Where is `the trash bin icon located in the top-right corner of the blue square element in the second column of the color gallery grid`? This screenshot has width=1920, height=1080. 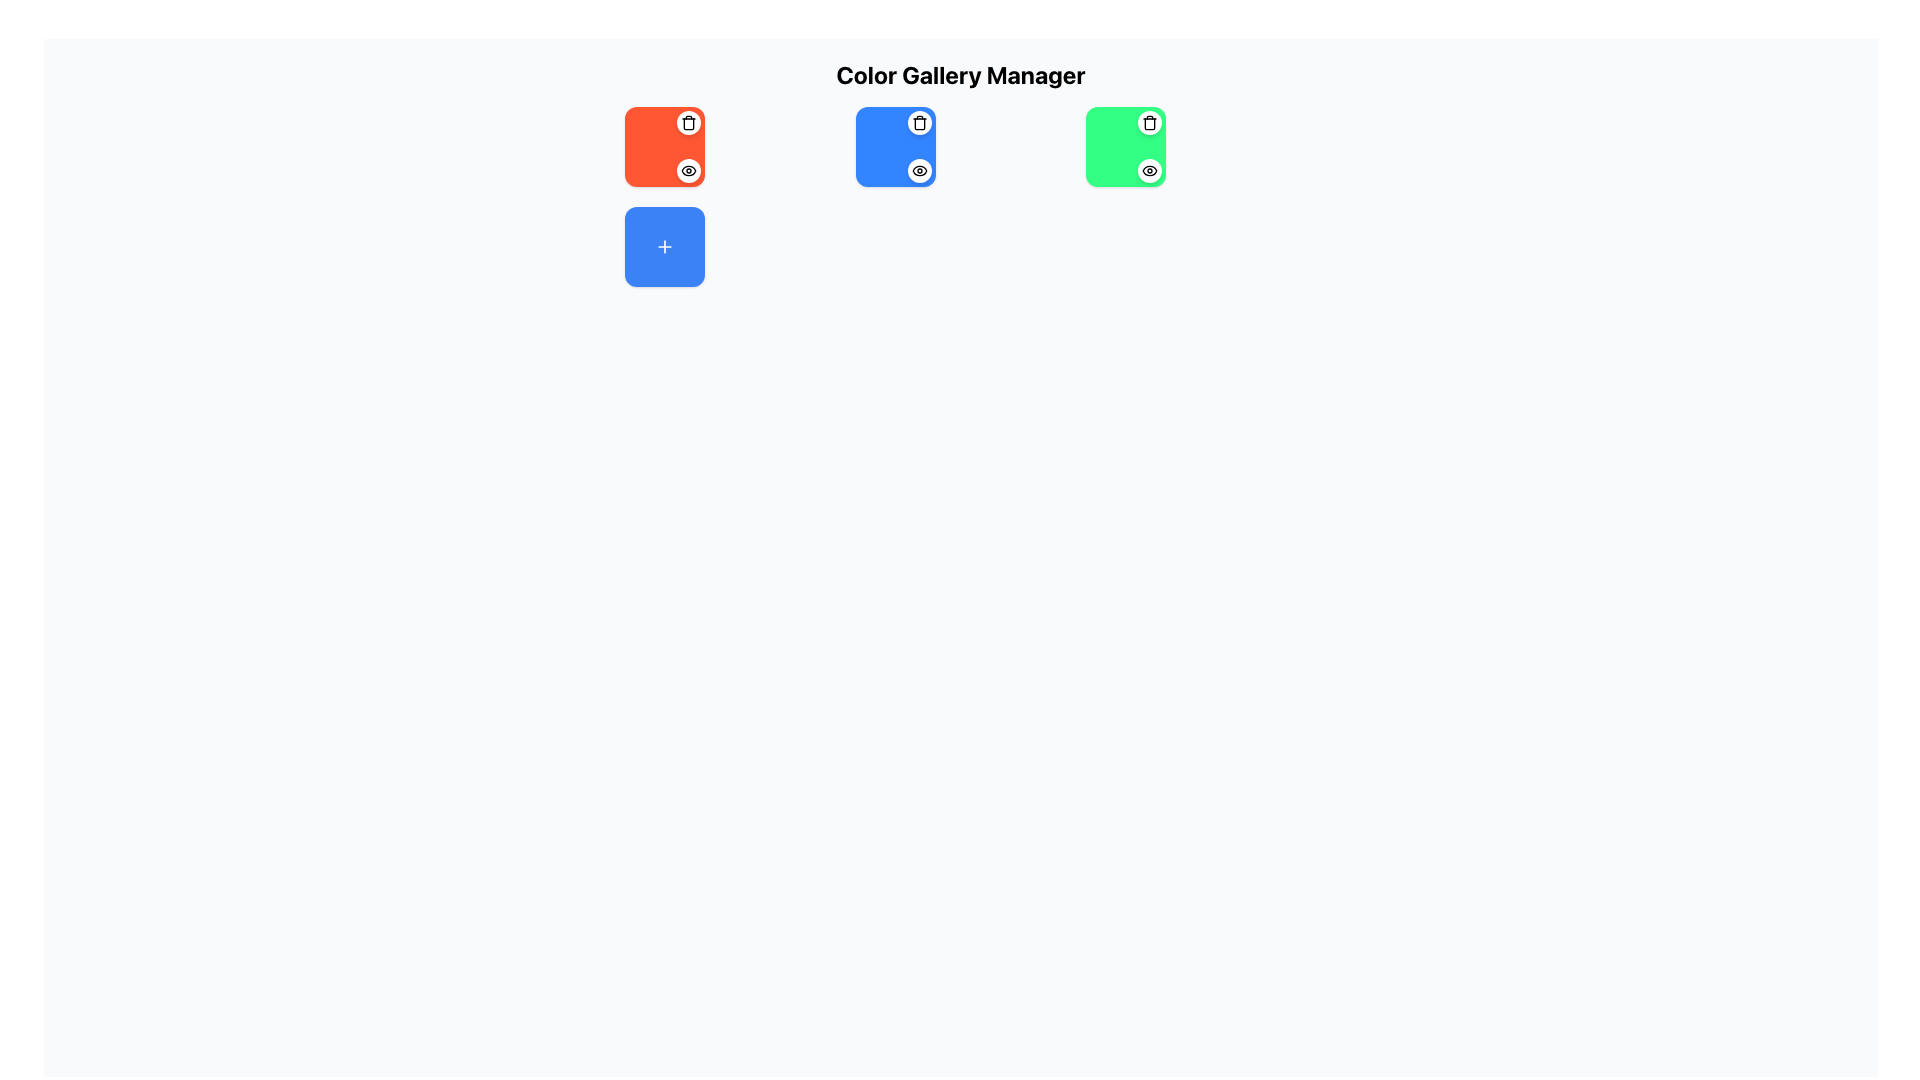
the trash bin icon located in the top-right corner of the blue square element in the second column of the color gallery grid is located at coordinates (918, 123).